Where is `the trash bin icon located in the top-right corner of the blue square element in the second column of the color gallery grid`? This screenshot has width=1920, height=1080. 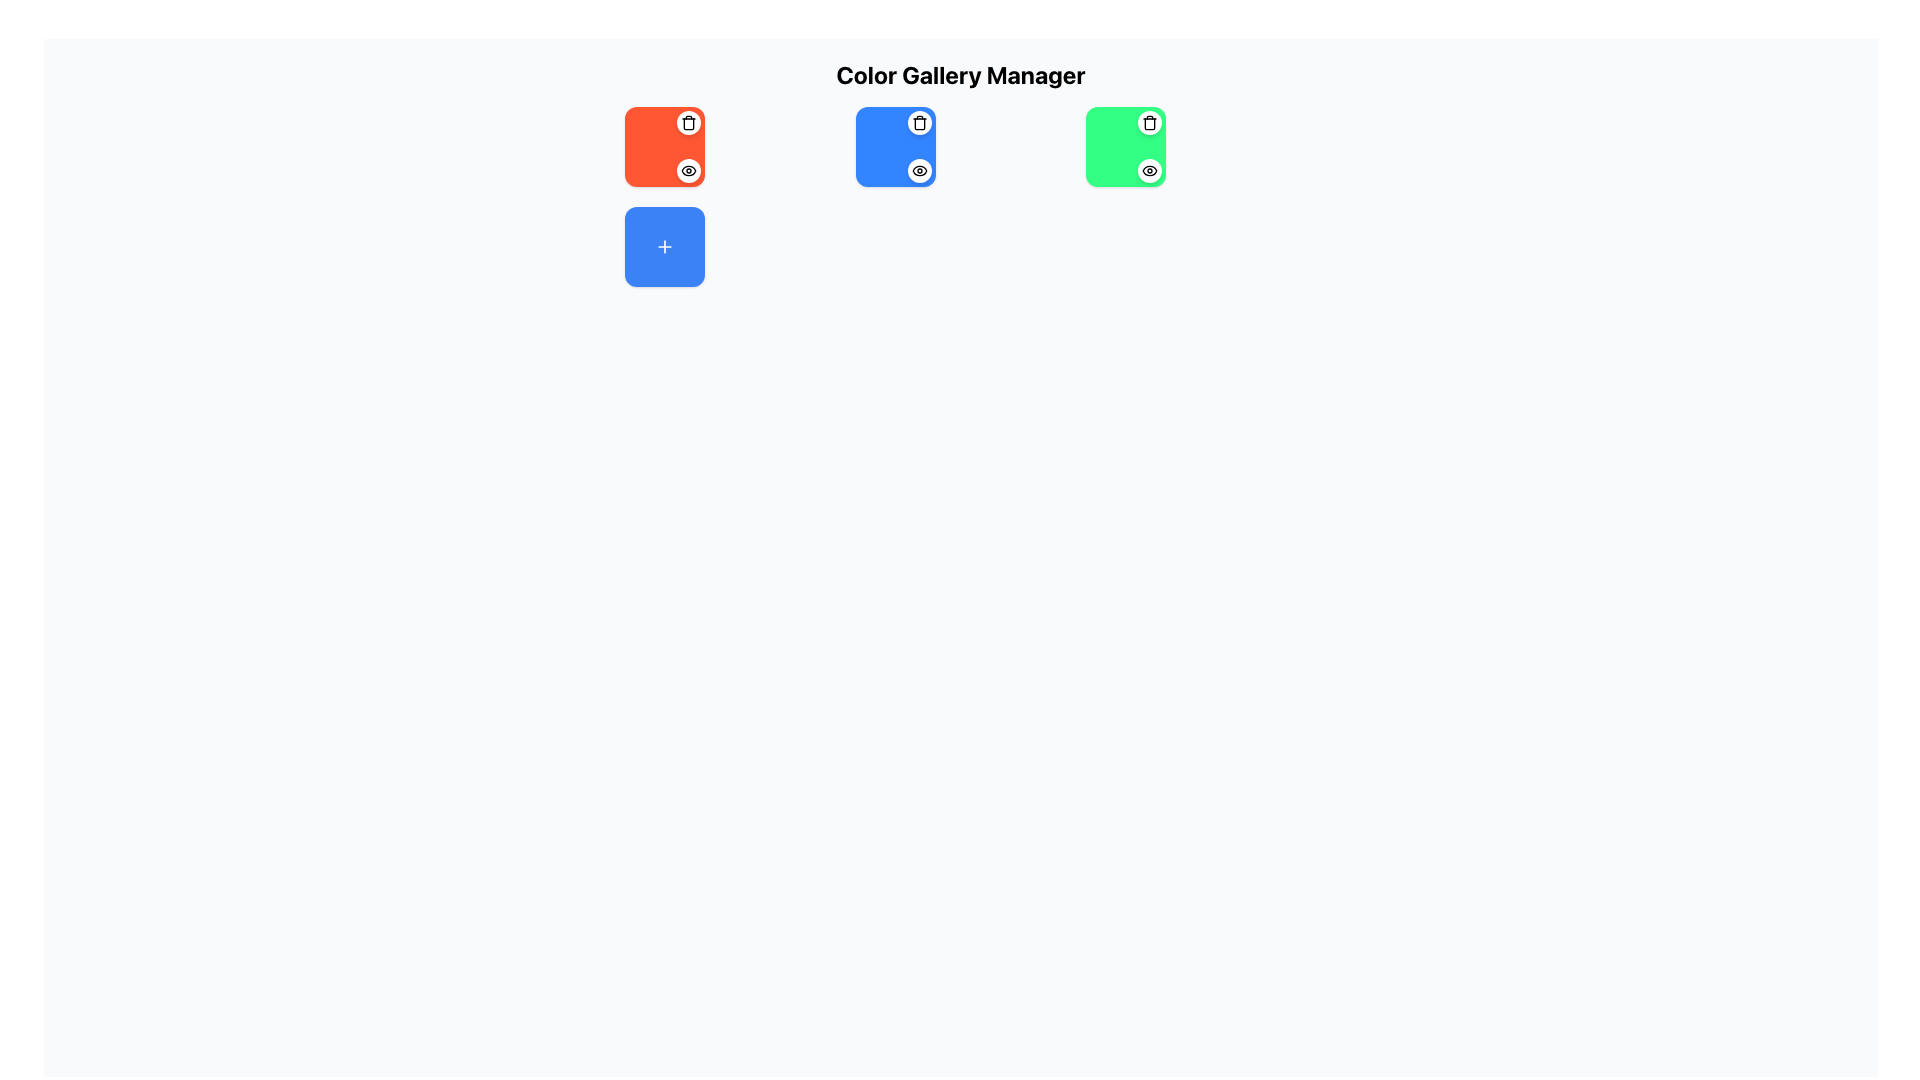
the trash bin icon located in the top-right corner of the blue square element in the second column of the color gallery grid is located at coordinates (918, 123).